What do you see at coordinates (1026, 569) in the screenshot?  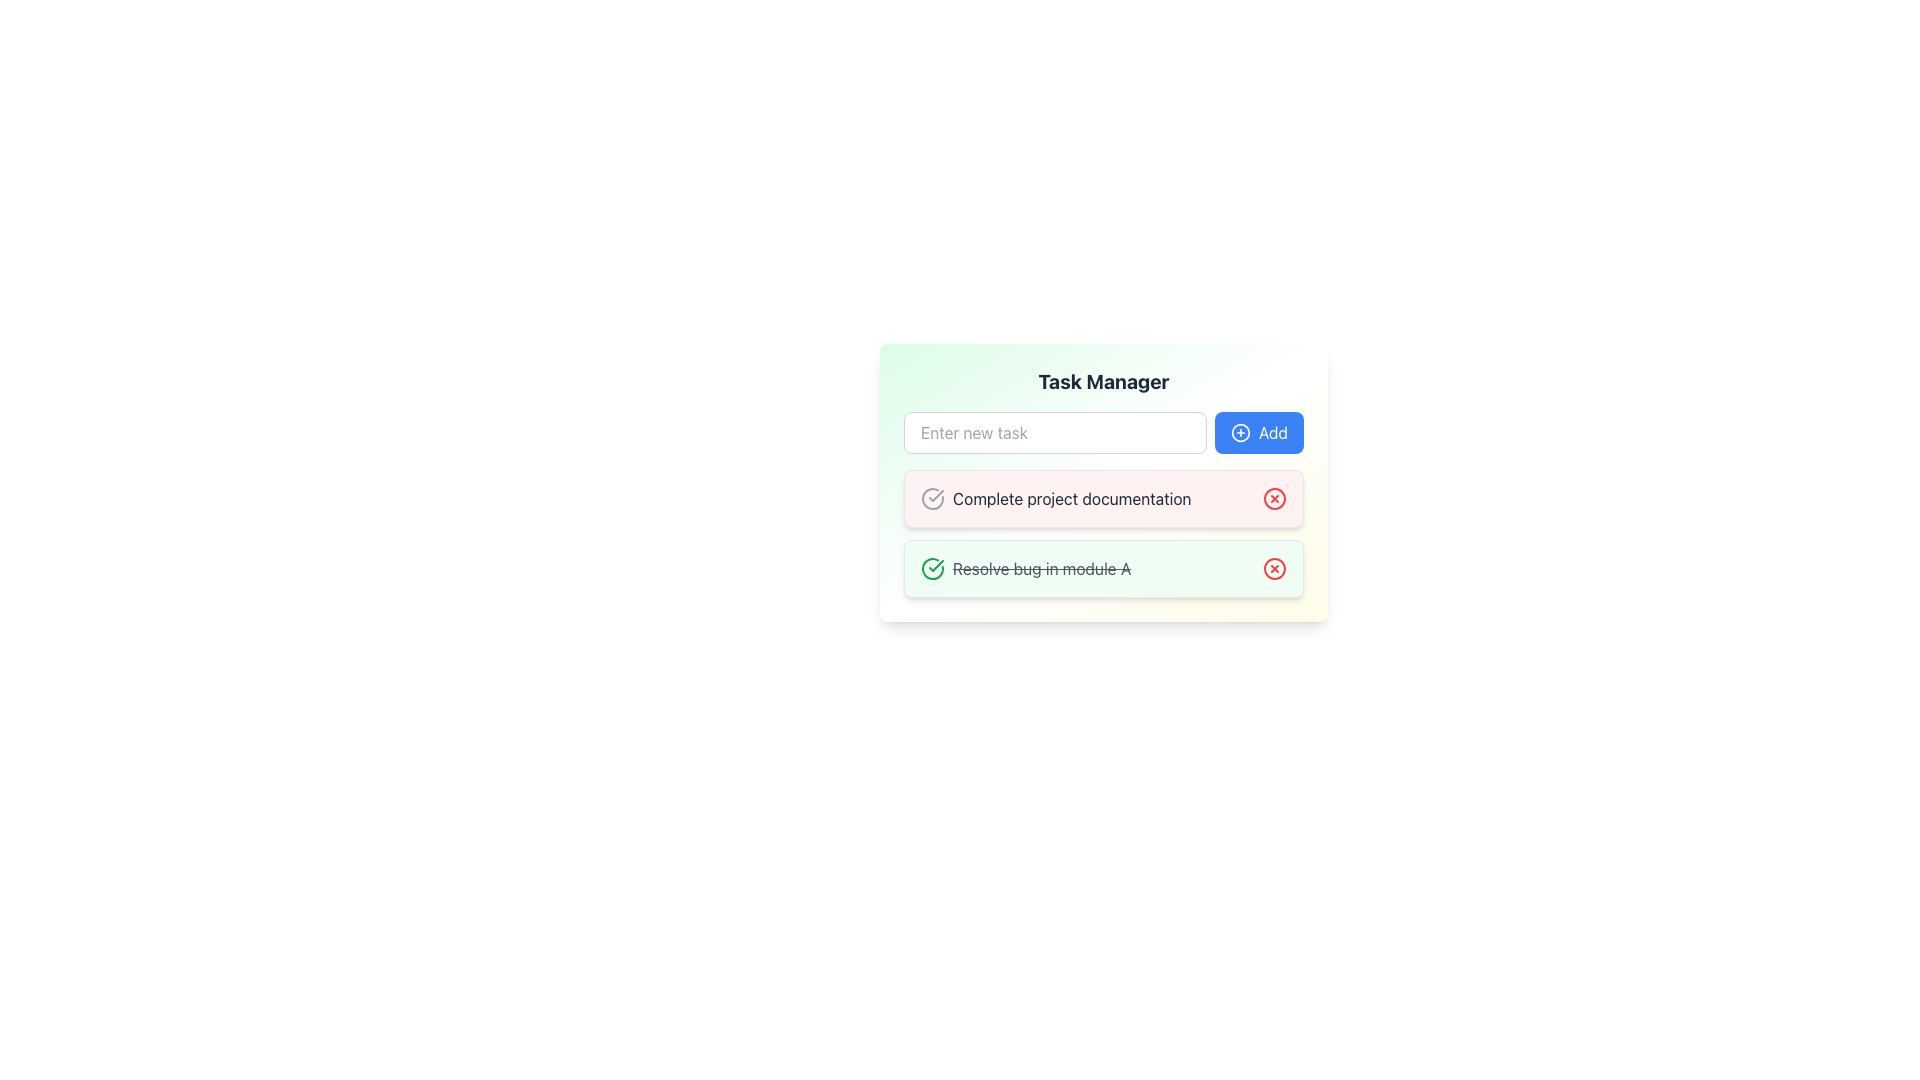 I see `text of the Task item label that indicates completion, which reads 'Resolve bug in module A'` at bounding box center [1026, 569].